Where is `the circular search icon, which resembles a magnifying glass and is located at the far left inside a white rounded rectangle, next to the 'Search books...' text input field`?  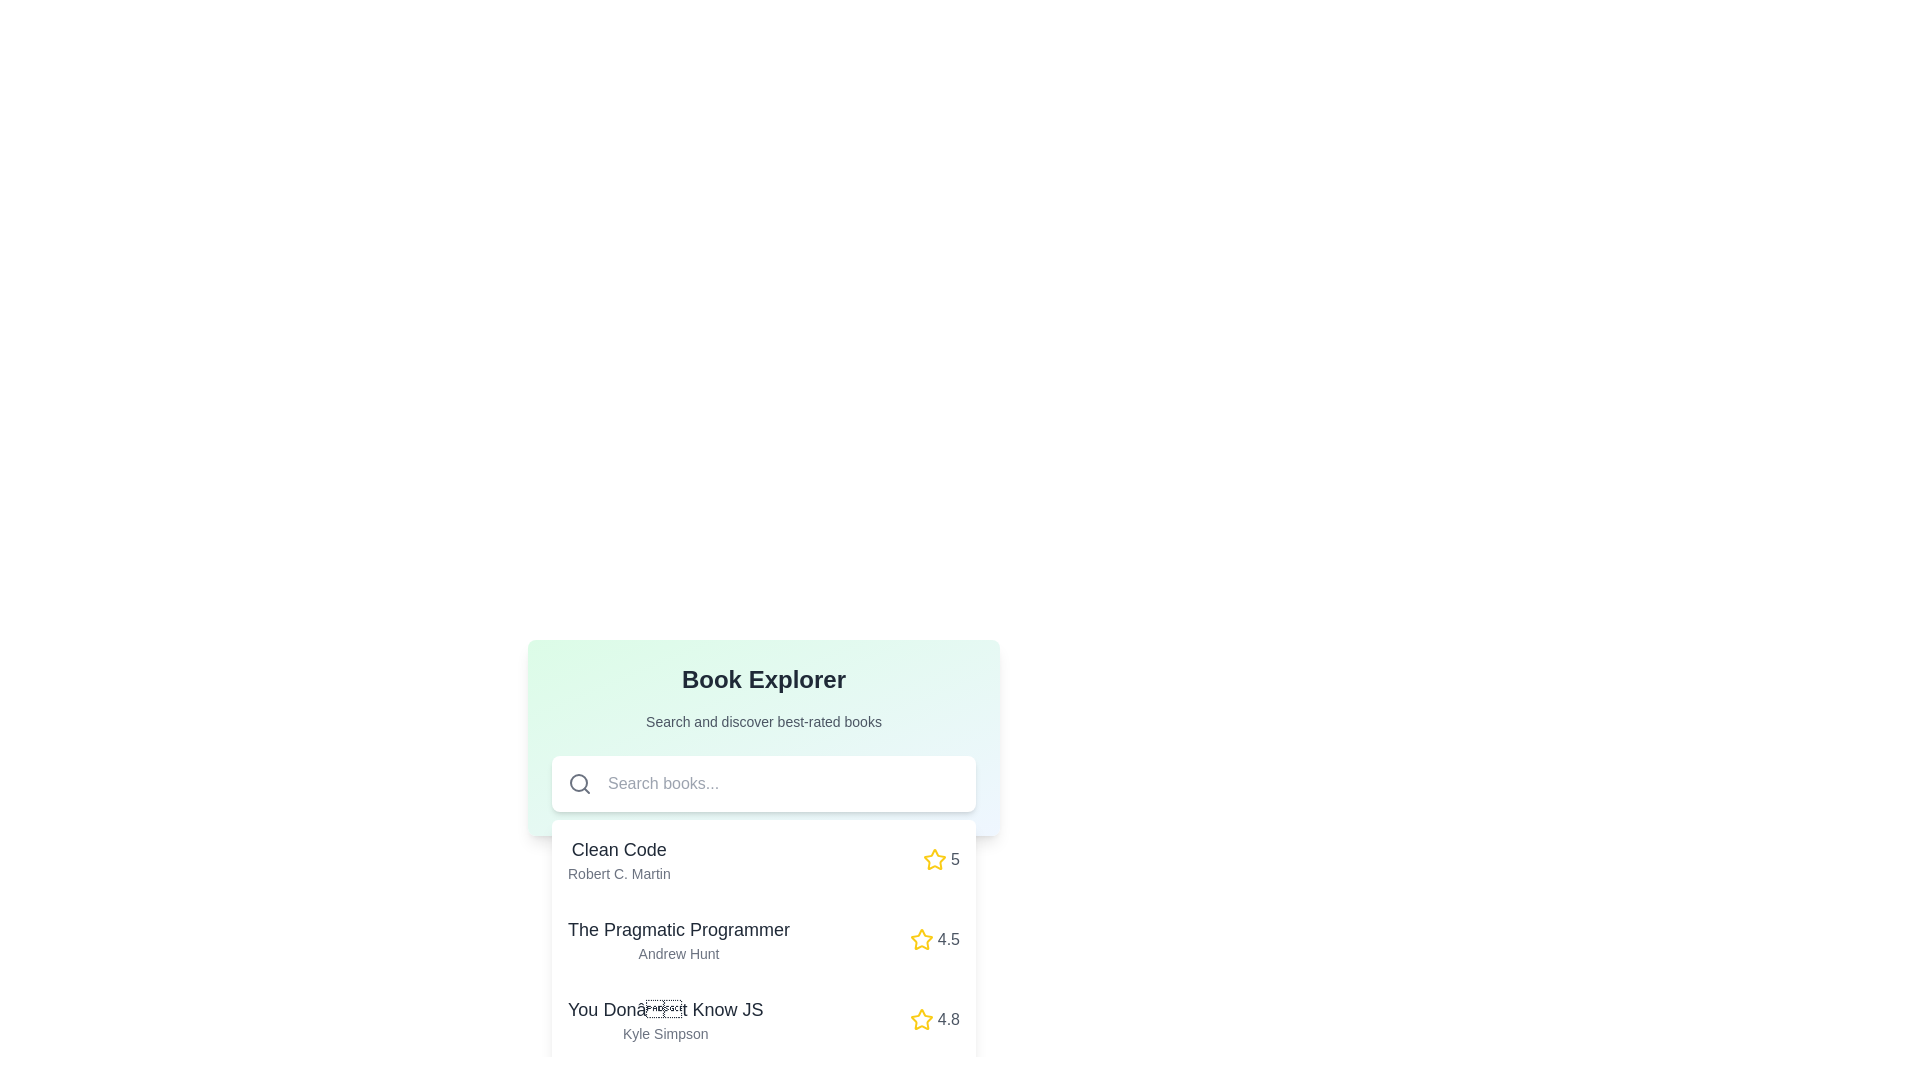
the circular search icon, which resembles a magnifying glass and is located at the far left inside a white rounded rectangle, next to the 'Search books...' text input field is located at coordinates (579, 782).